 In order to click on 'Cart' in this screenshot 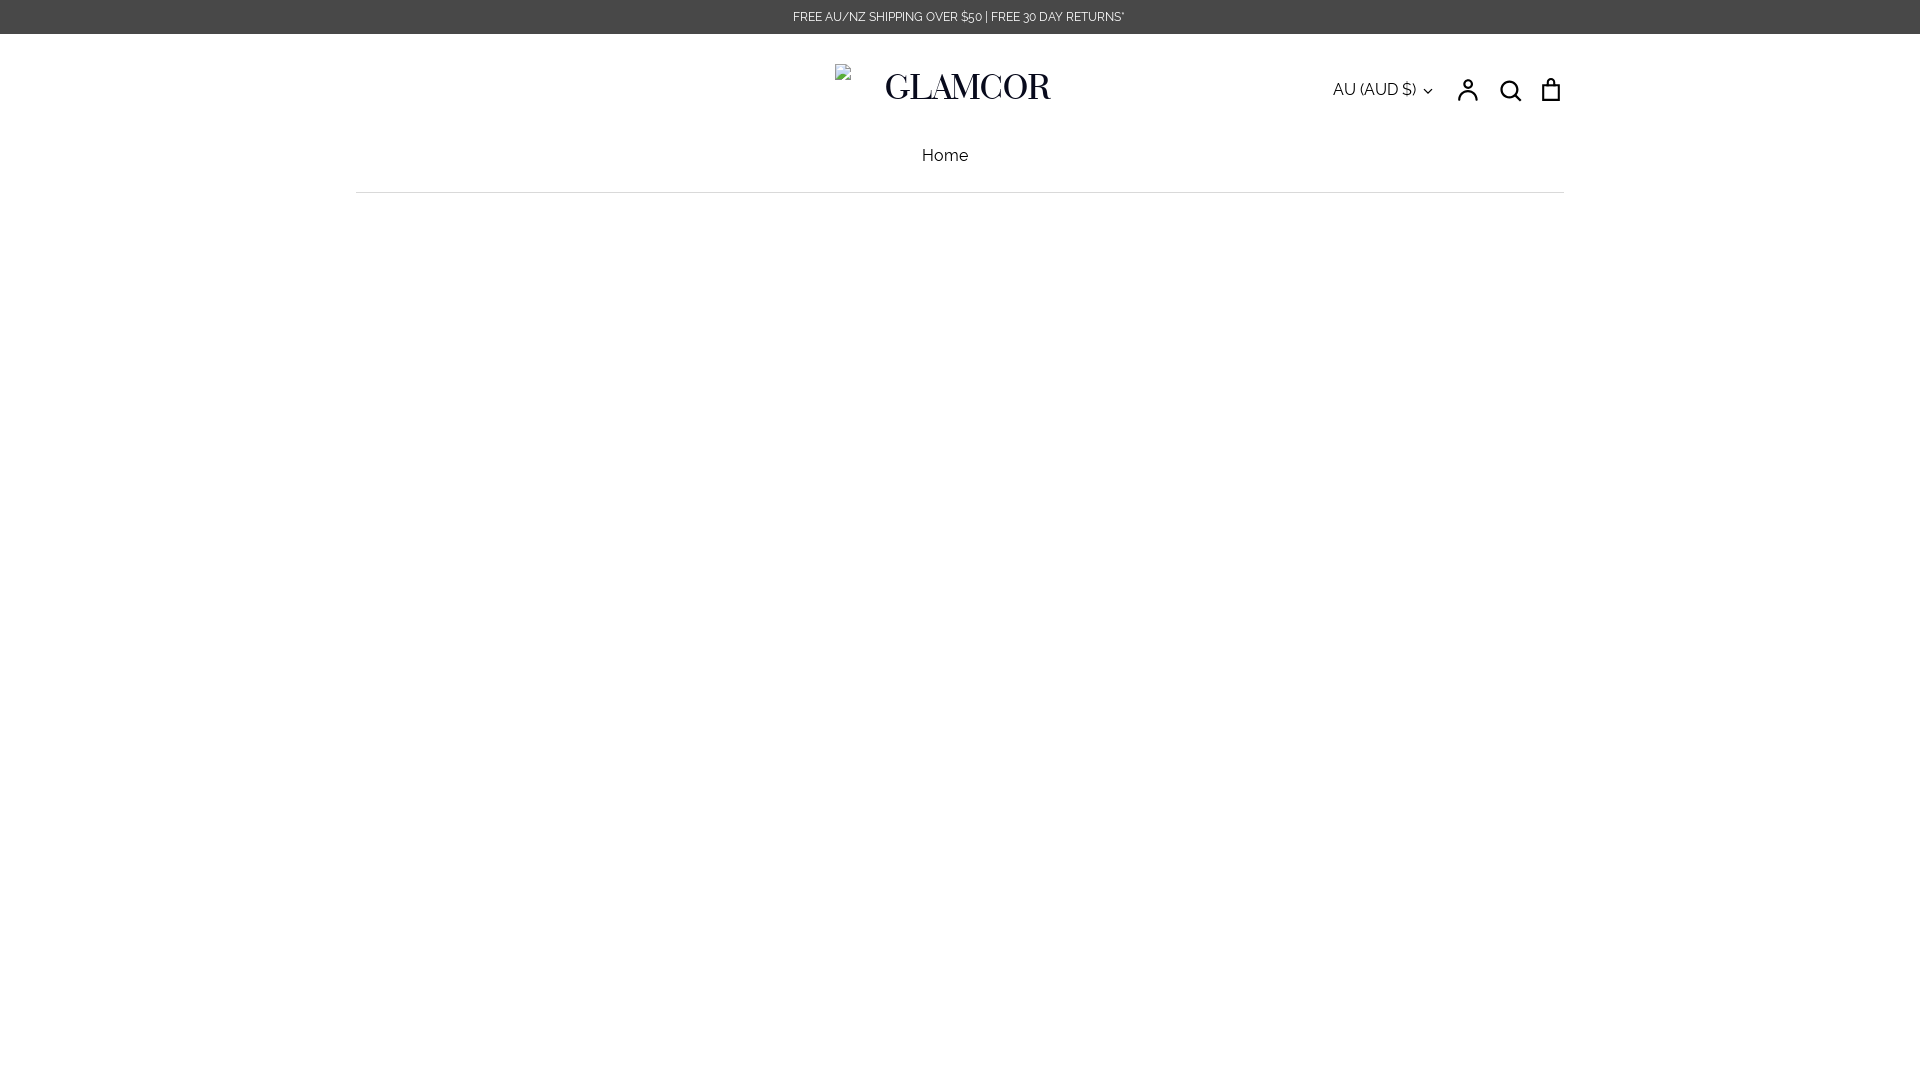, I will do `click(1549, 87)`.